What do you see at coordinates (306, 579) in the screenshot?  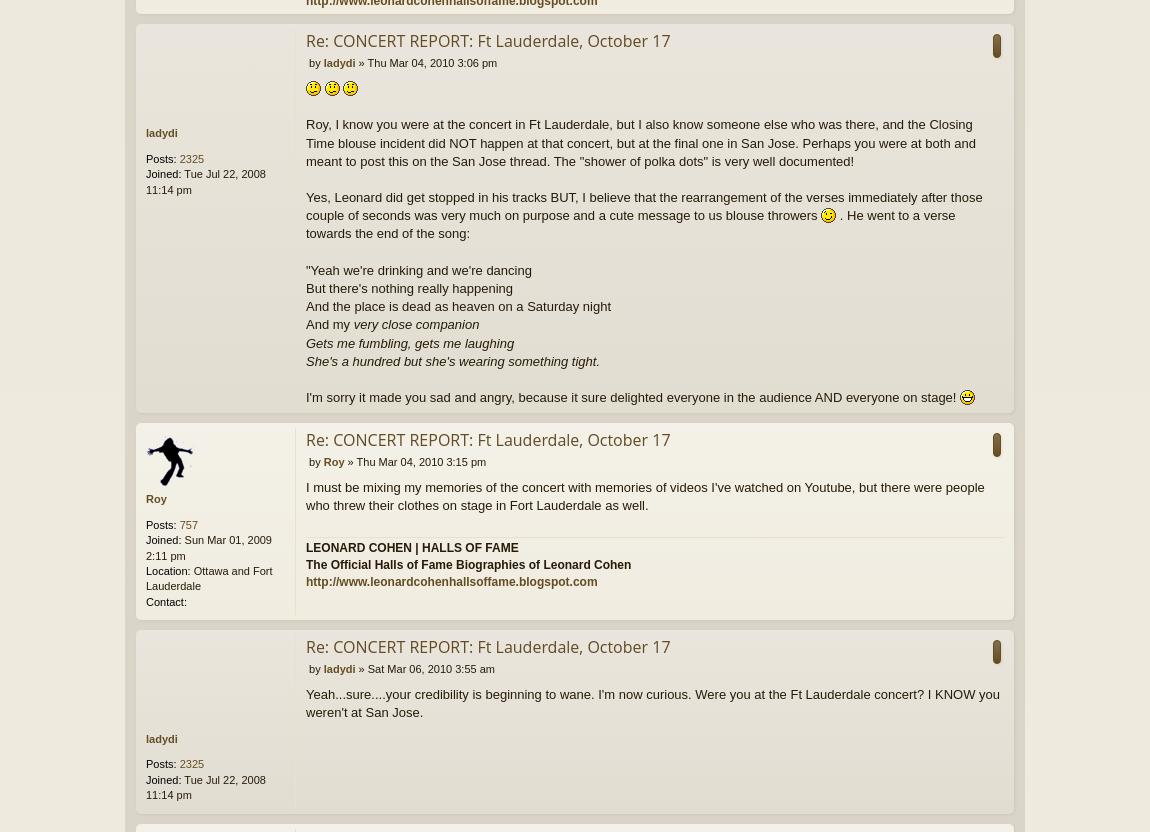 I see `'http://www.leonardcohenhallsoffame.blogspot.com'` at bounding box center [306, 579].